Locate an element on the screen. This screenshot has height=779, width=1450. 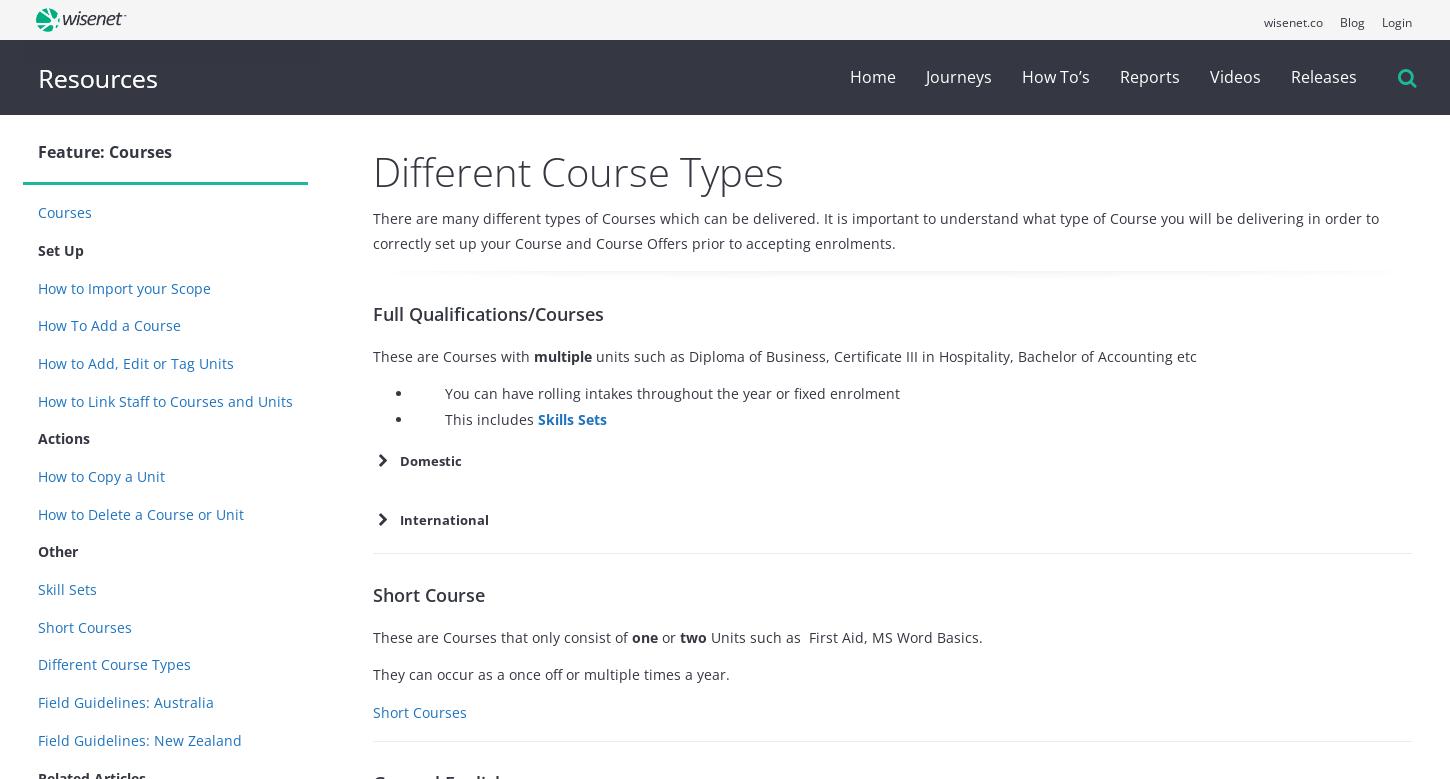
'These are Courses that only consist of' is located at coordinates (371, 636).